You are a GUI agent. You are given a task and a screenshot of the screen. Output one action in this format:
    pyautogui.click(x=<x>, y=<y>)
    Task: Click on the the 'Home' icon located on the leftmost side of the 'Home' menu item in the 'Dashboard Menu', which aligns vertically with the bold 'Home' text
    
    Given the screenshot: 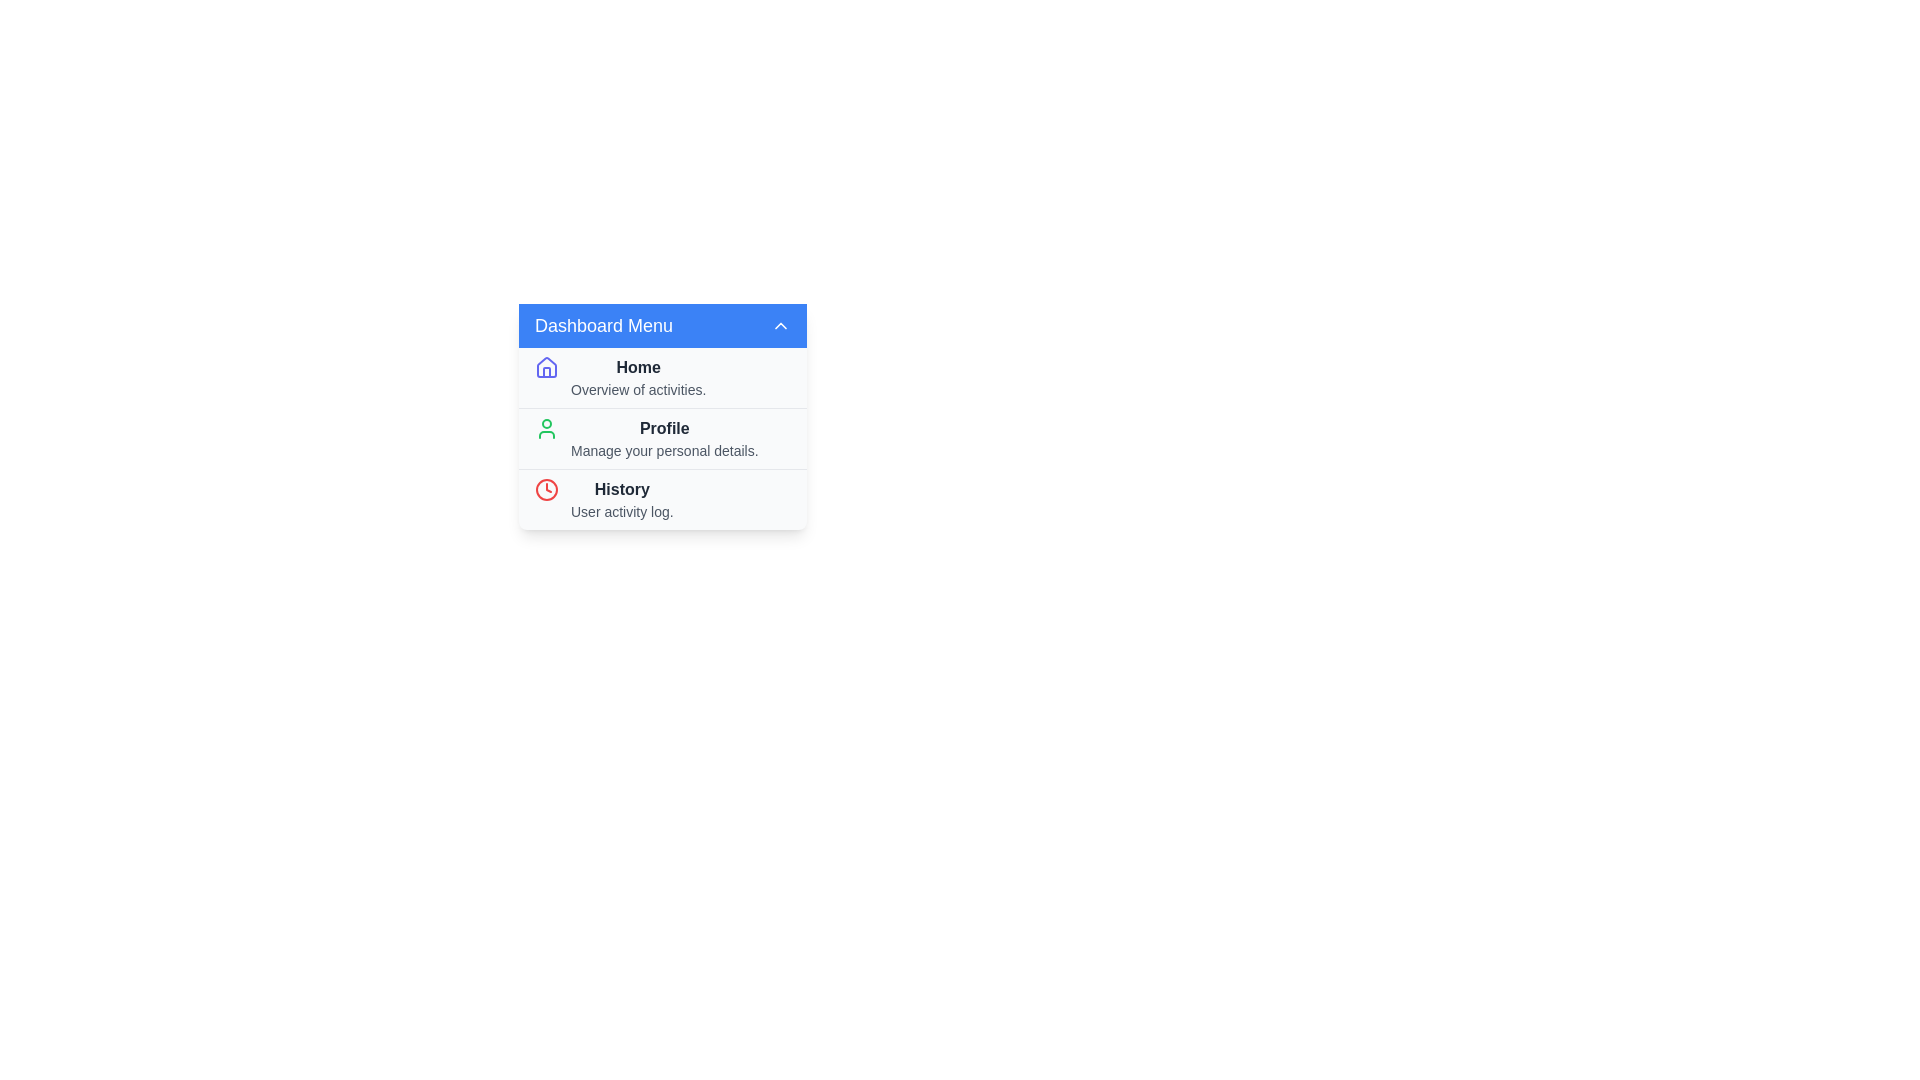 What is the action you would take?
    pyautogui.click(x=547, y=367)
    